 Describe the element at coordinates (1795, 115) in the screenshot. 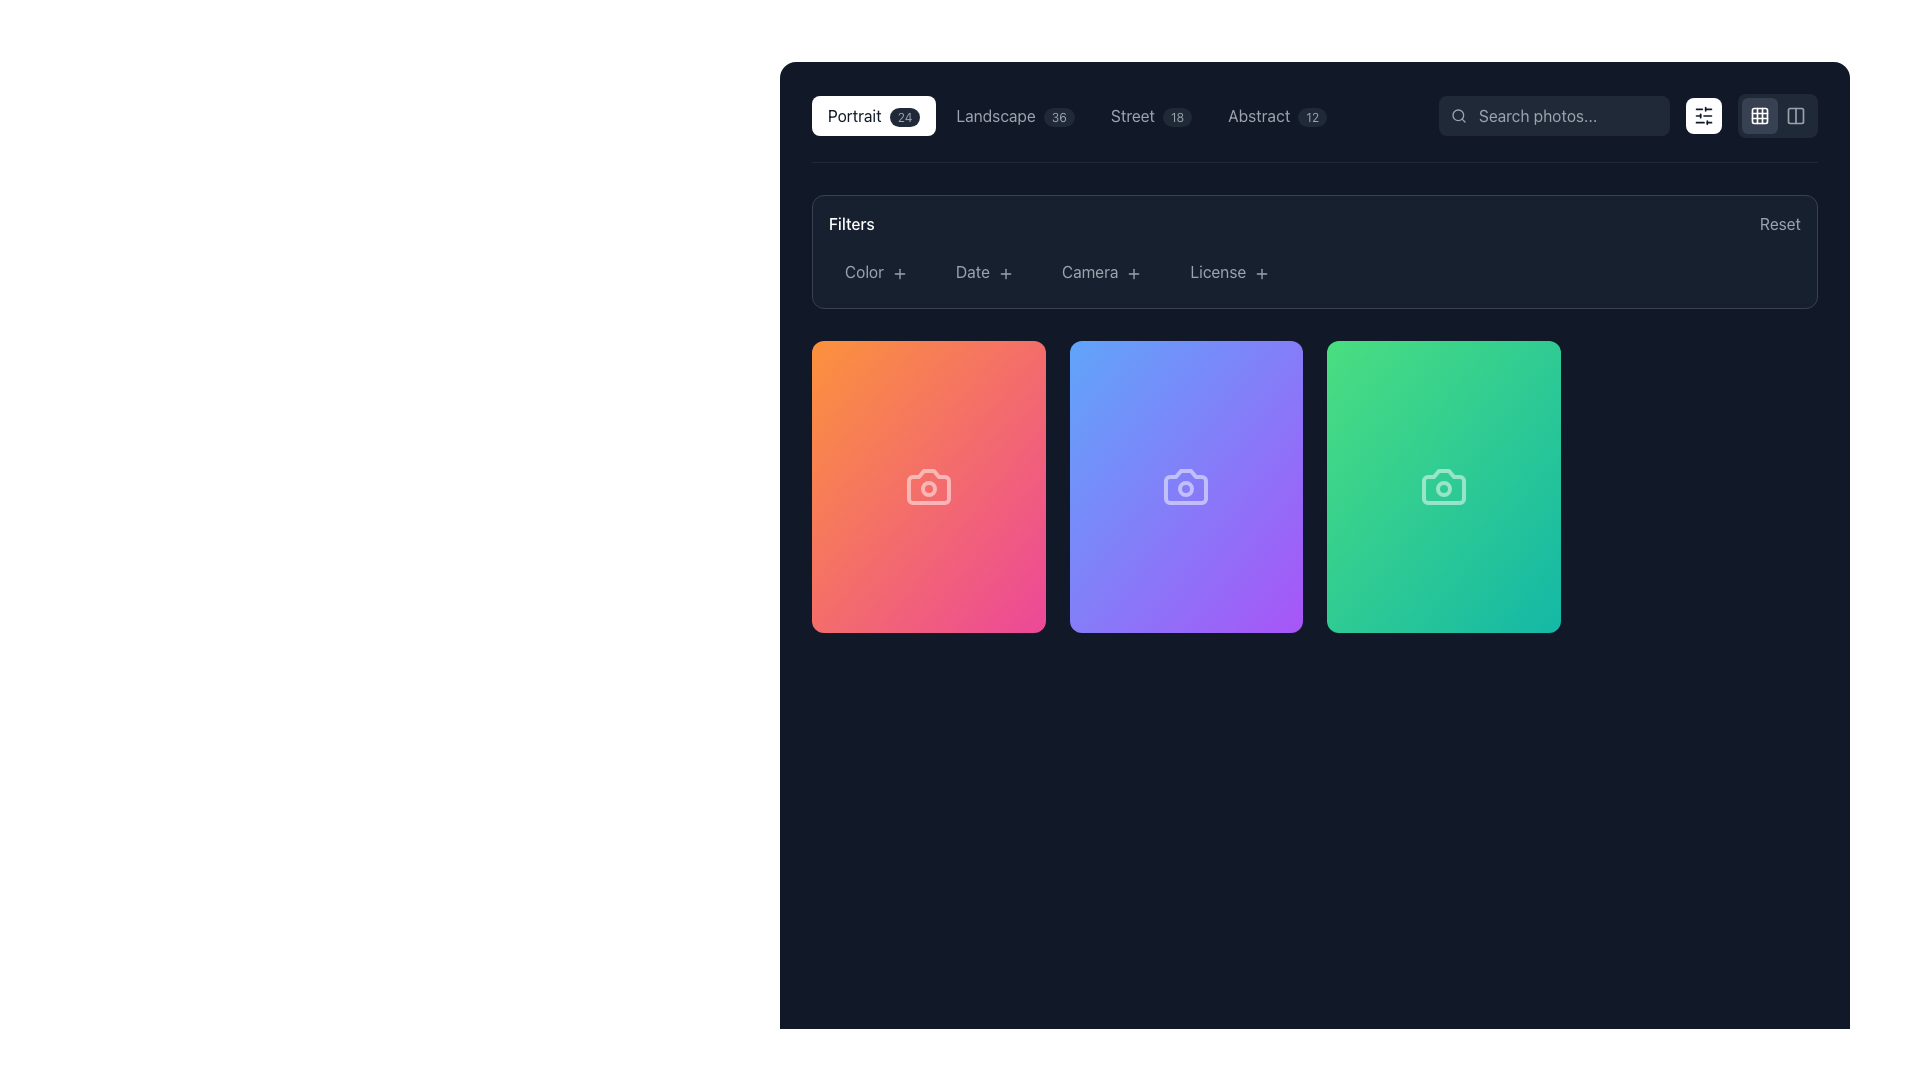

I see `the SVG-based icon in the top-right corner of the interface` at that location.